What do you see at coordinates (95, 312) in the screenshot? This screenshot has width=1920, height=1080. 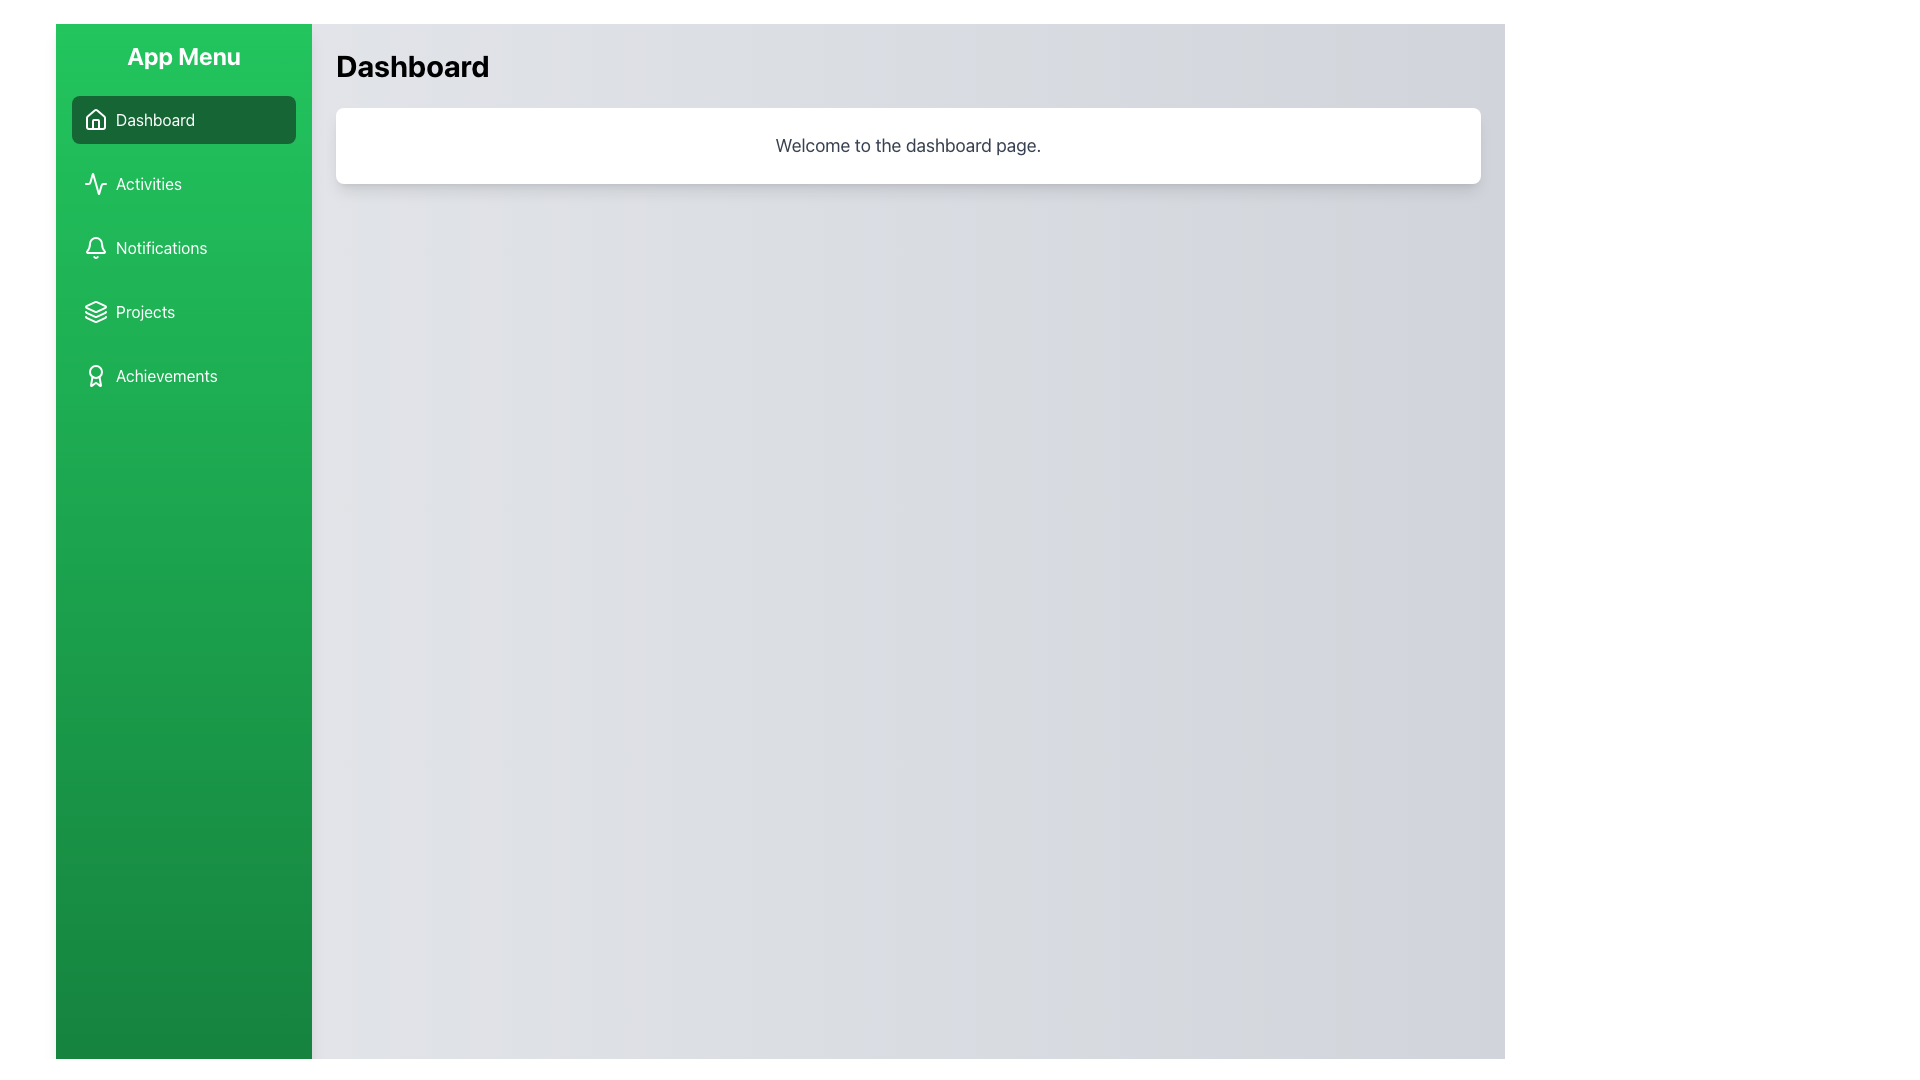 I see `the multi-layer icon with a green background and white drawing lines in the 'Projects' menu` at bounding box center [95, 312].